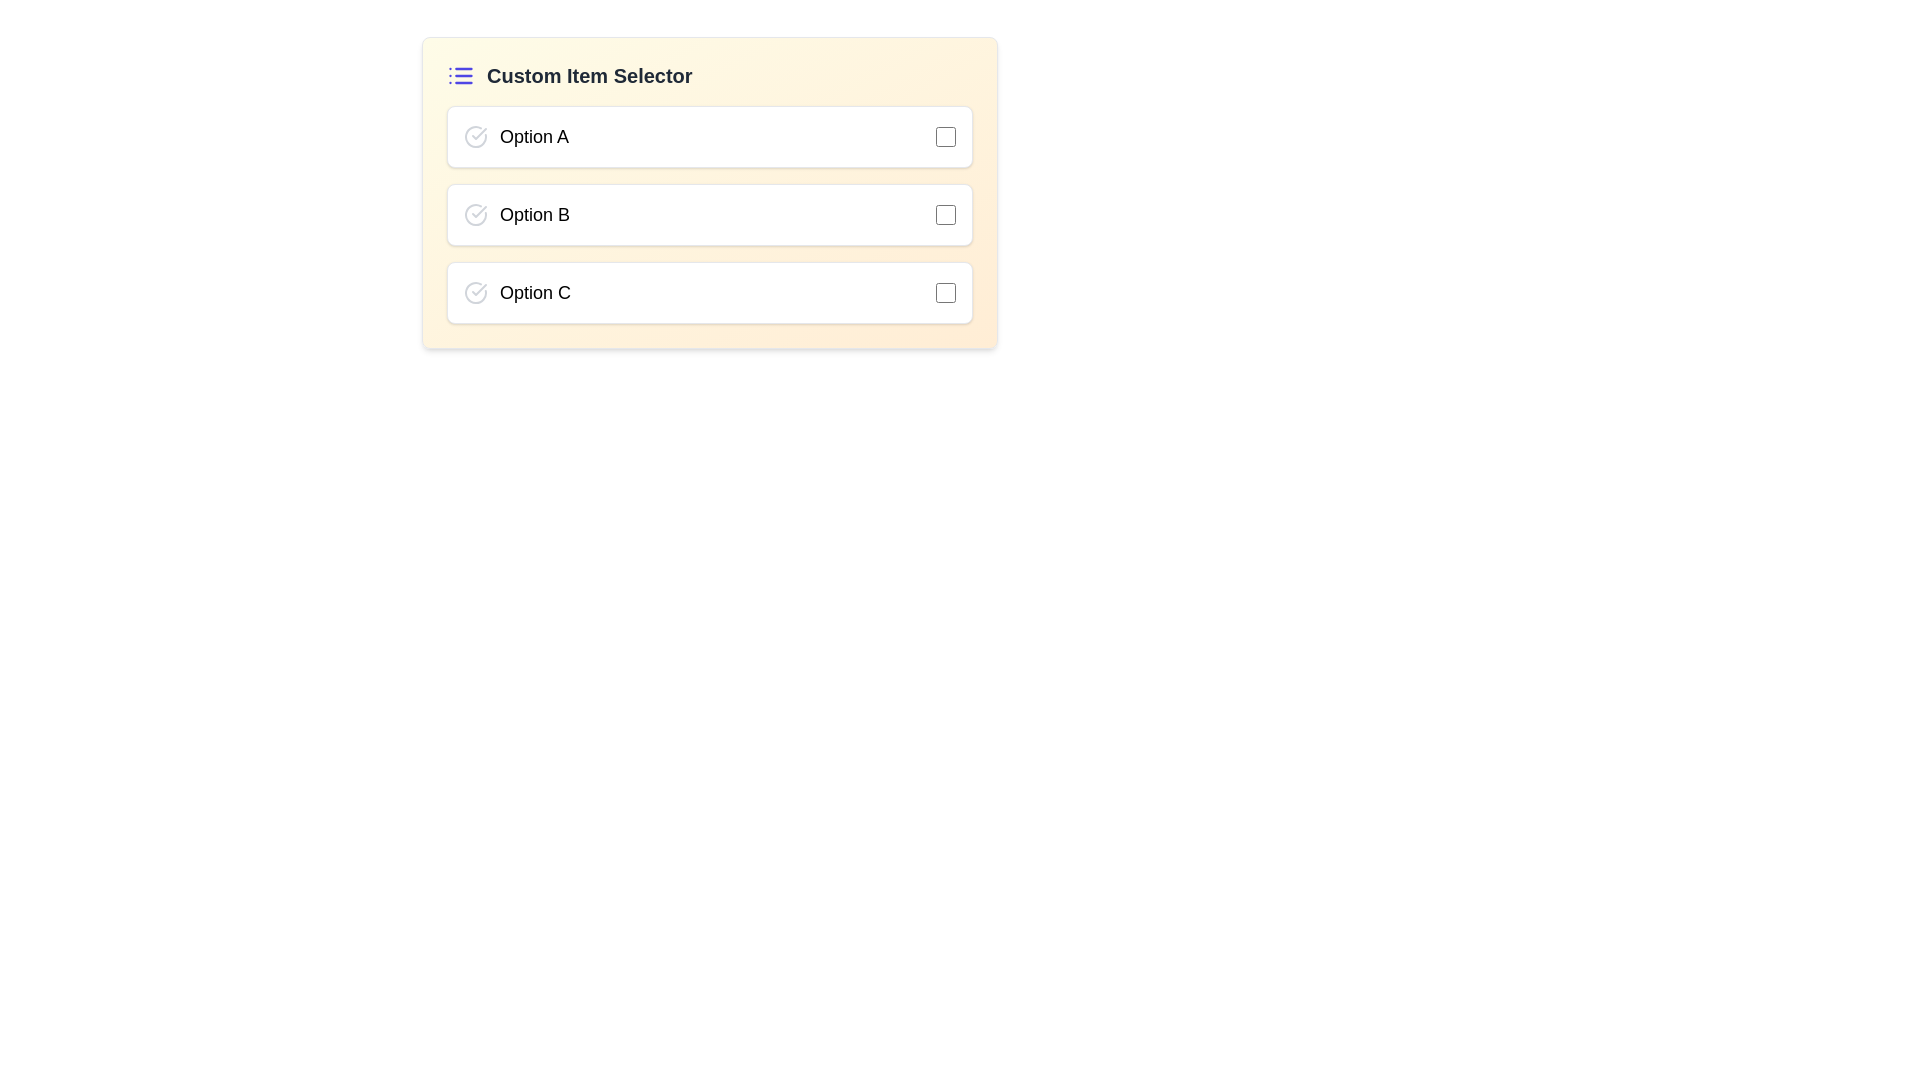 The width and height of the screenshot is (1920, 1080). I want to click on the text label for 'Option B', which is the second item in a vertical list under 'Custom Item Selector', so click(517, 215).